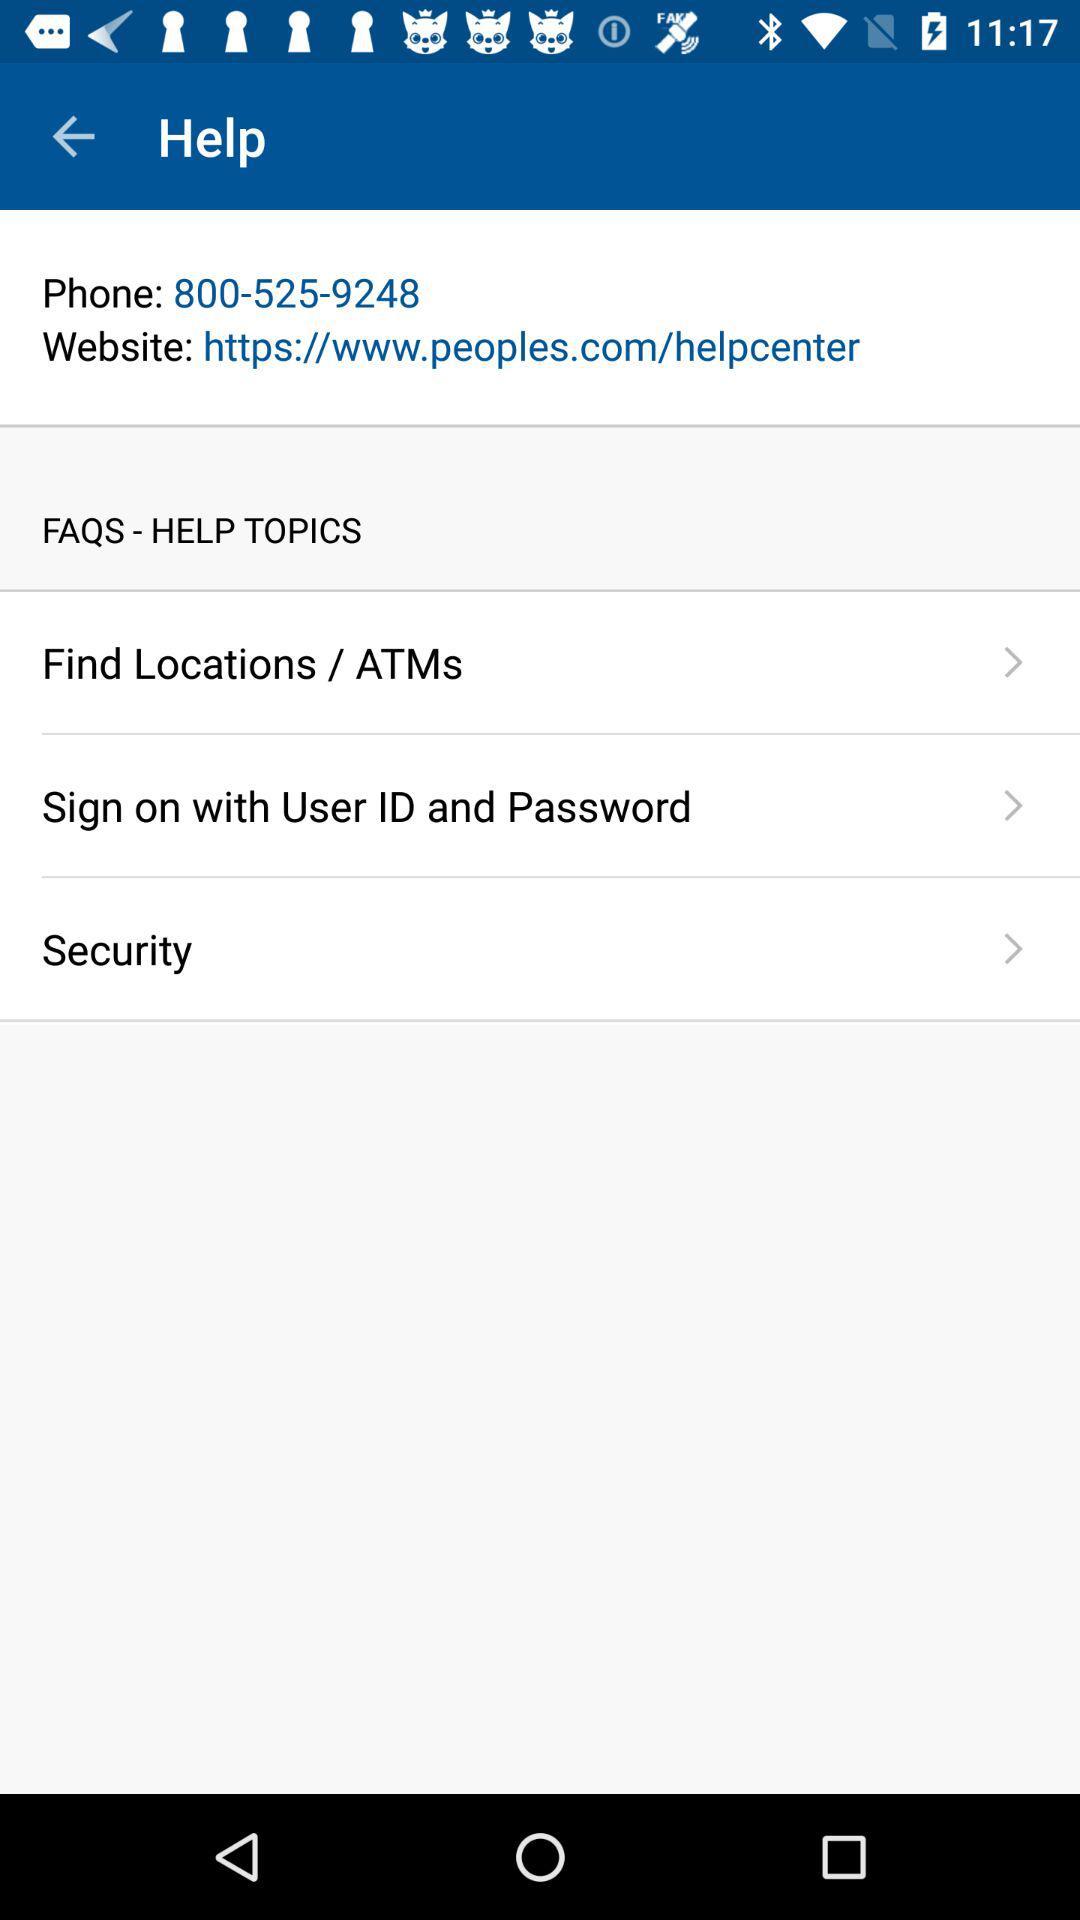 Image resolution: width=1080 pixels, height=1920 pixels. I want to click on the app above website https www, so click(540, 291).